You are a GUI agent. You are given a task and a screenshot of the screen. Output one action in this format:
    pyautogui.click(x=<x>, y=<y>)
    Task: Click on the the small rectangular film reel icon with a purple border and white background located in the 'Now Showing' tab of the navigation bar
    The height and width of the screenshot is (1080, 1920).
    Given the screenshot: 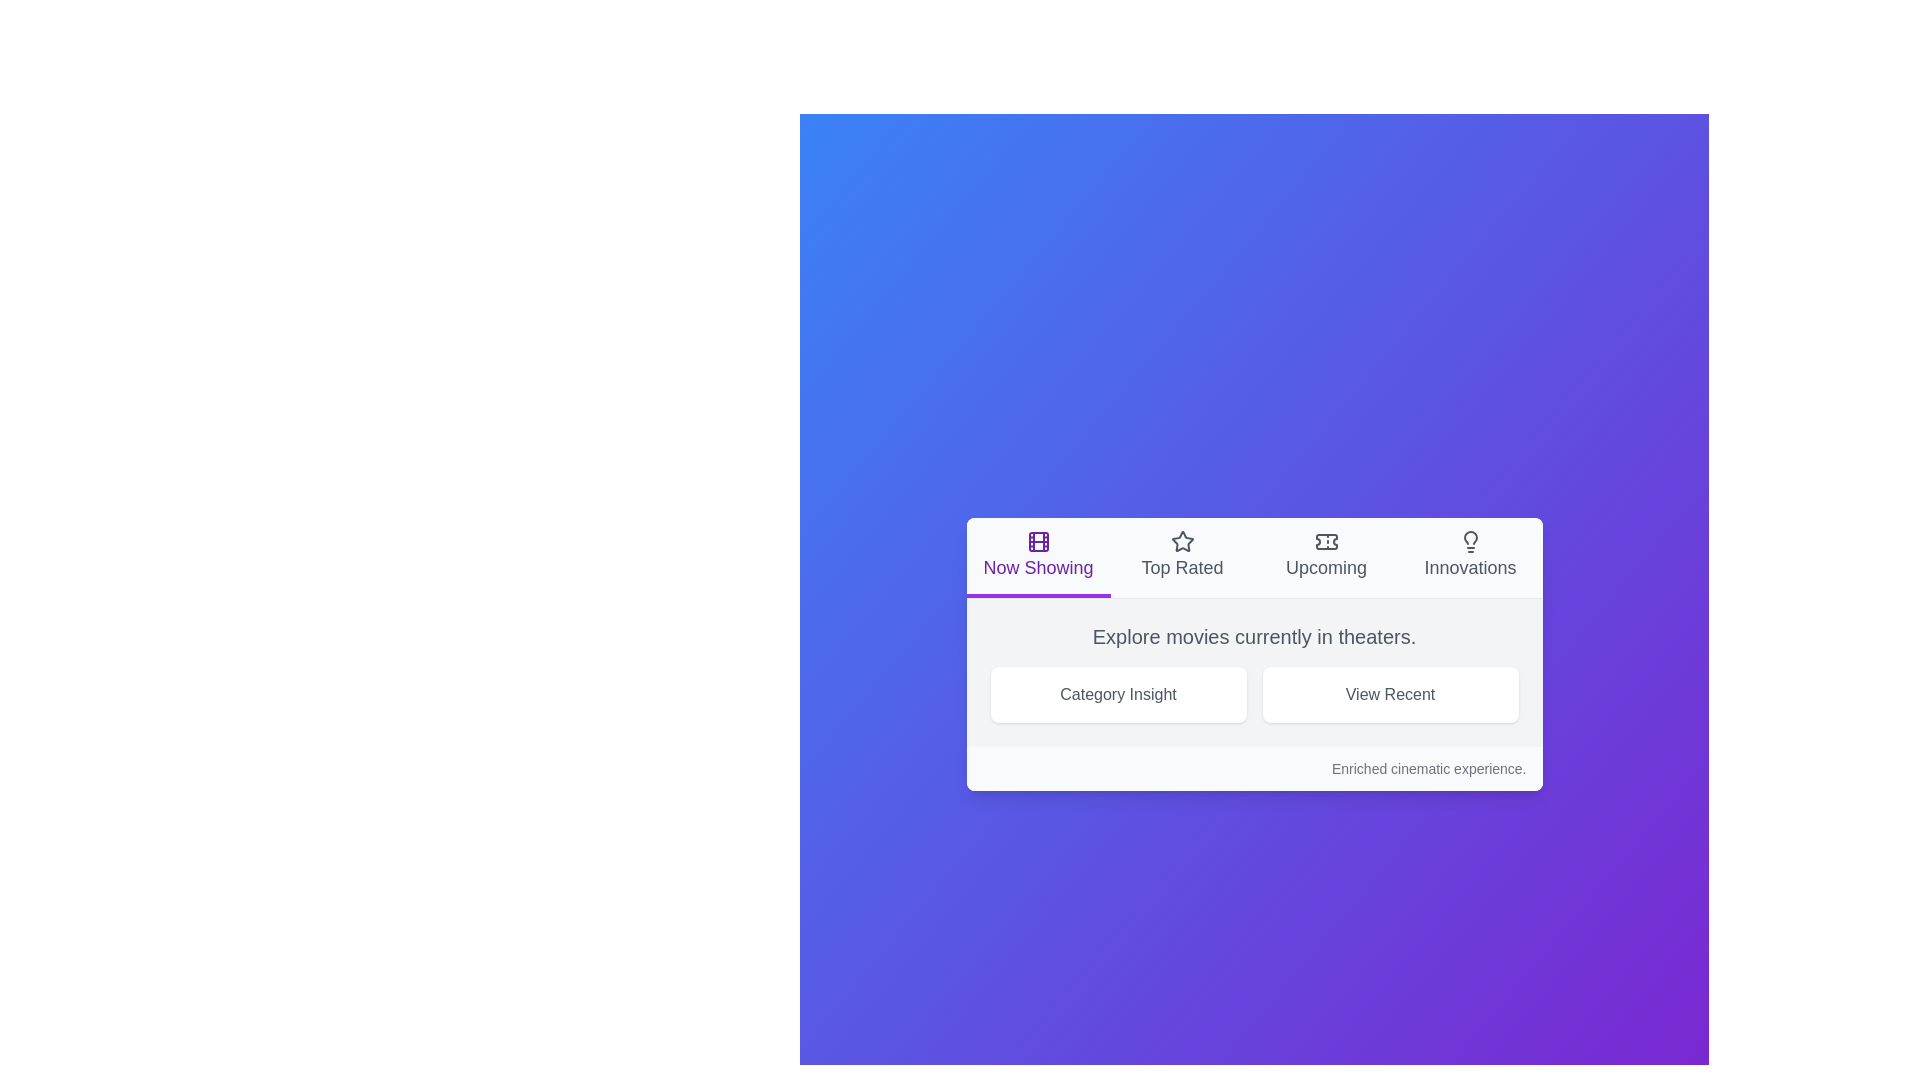 What is the action you would take?
    pyautogui.click(x=1038, y=541)
    